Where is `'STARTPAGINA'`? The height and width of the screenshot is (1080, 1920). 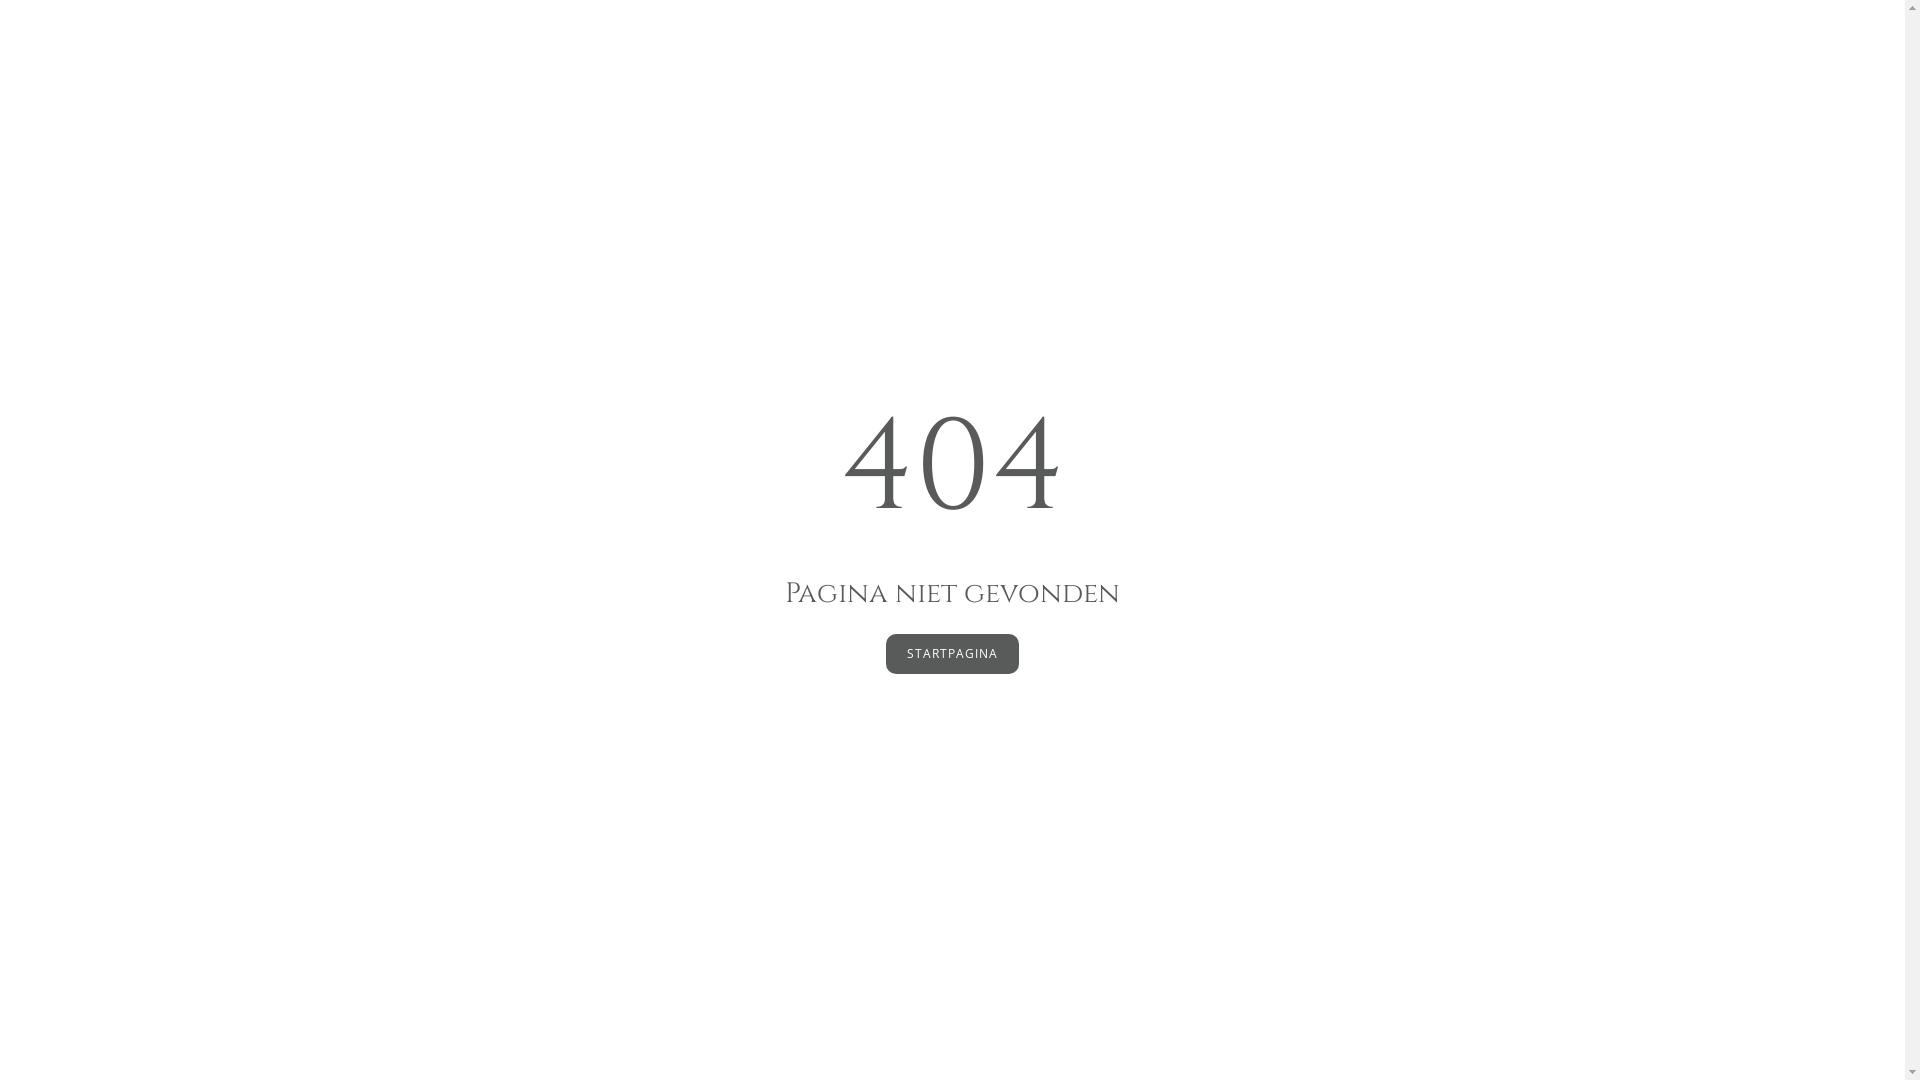
'STARTPAGINA' is located at coordinates (951, 654).